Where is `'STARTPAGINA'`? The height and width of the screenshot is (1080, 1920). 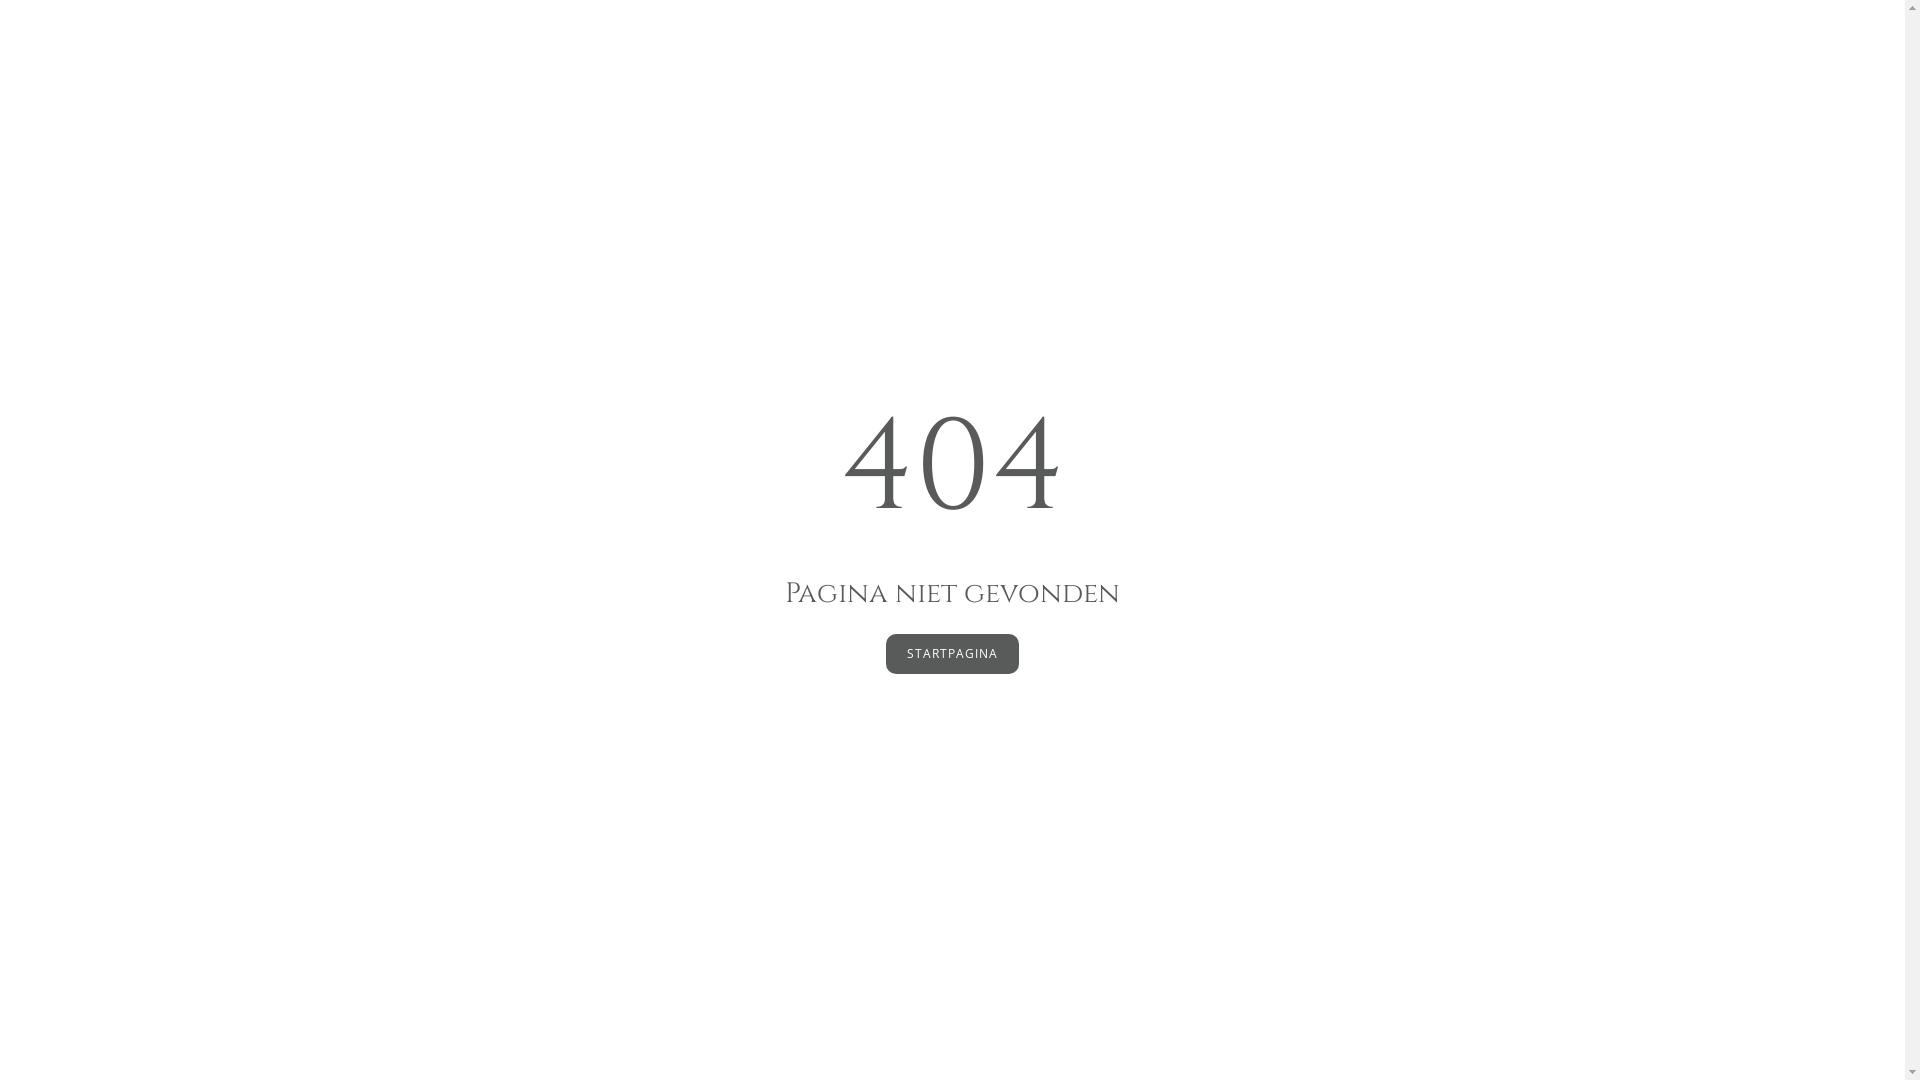
'STARTPAGINA' is located at coordinates (951, 654).